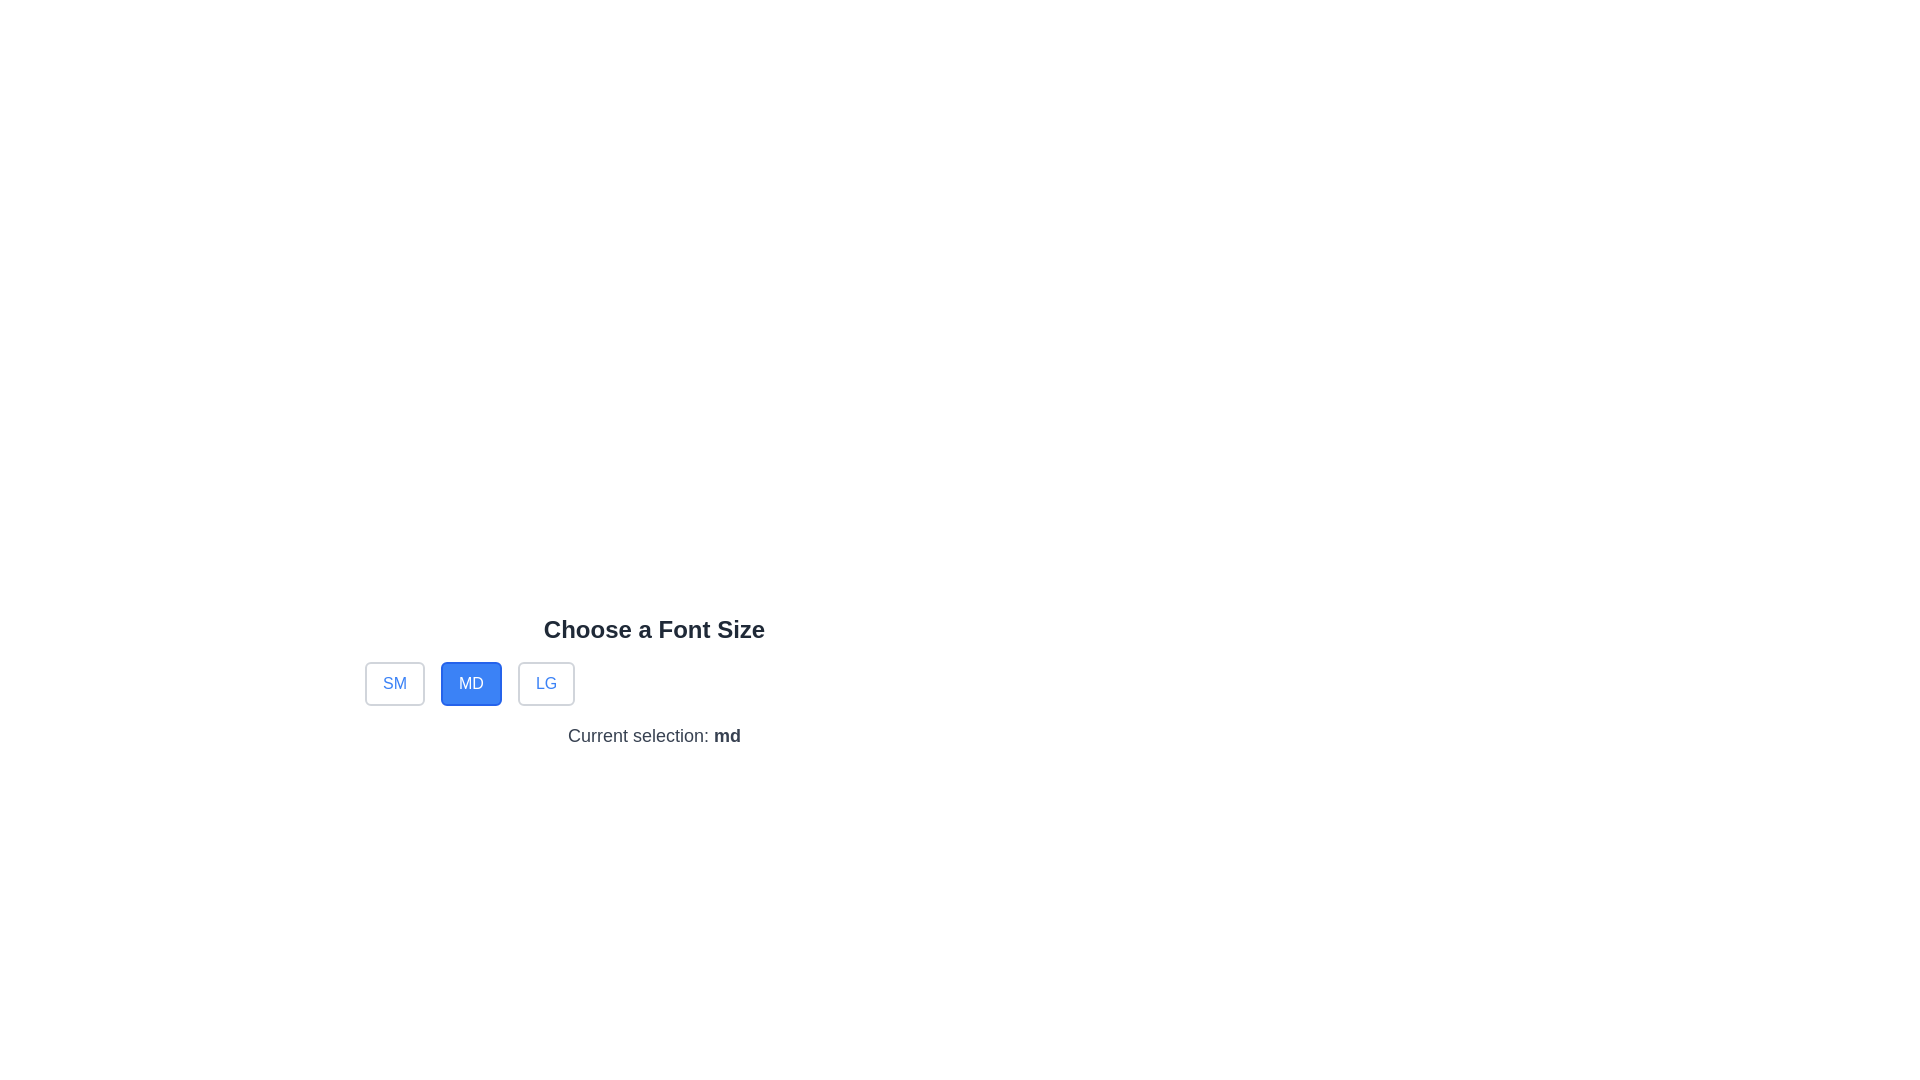 The height and width of the screenshot is (1080, 1920). I want to click on the text element indicating the current selection of font size, specifically showing 'md' as the selected option, so click(726, 736).